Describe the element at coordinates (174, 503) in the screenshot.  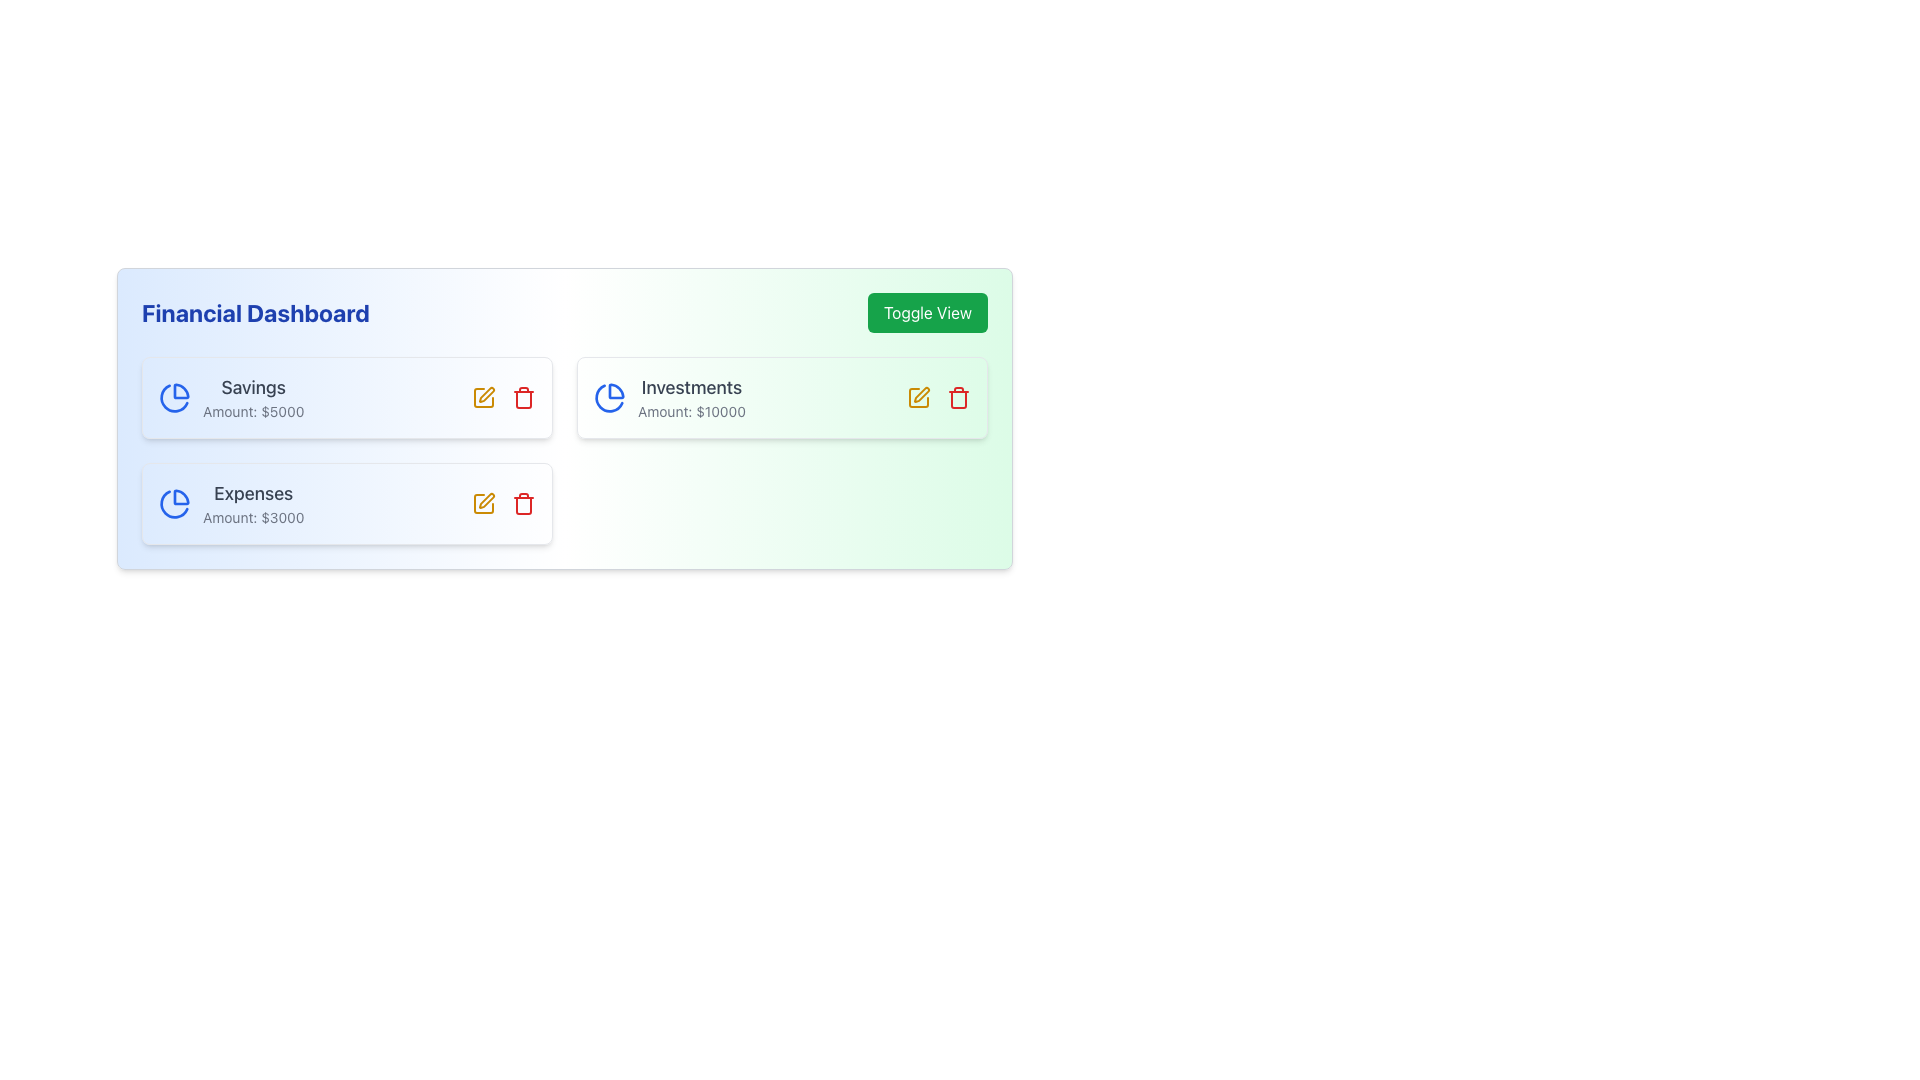
I see `the 'Expenses' icon located on the leftmost side of the 'Expenses' section in the financial dashboard` at that location.